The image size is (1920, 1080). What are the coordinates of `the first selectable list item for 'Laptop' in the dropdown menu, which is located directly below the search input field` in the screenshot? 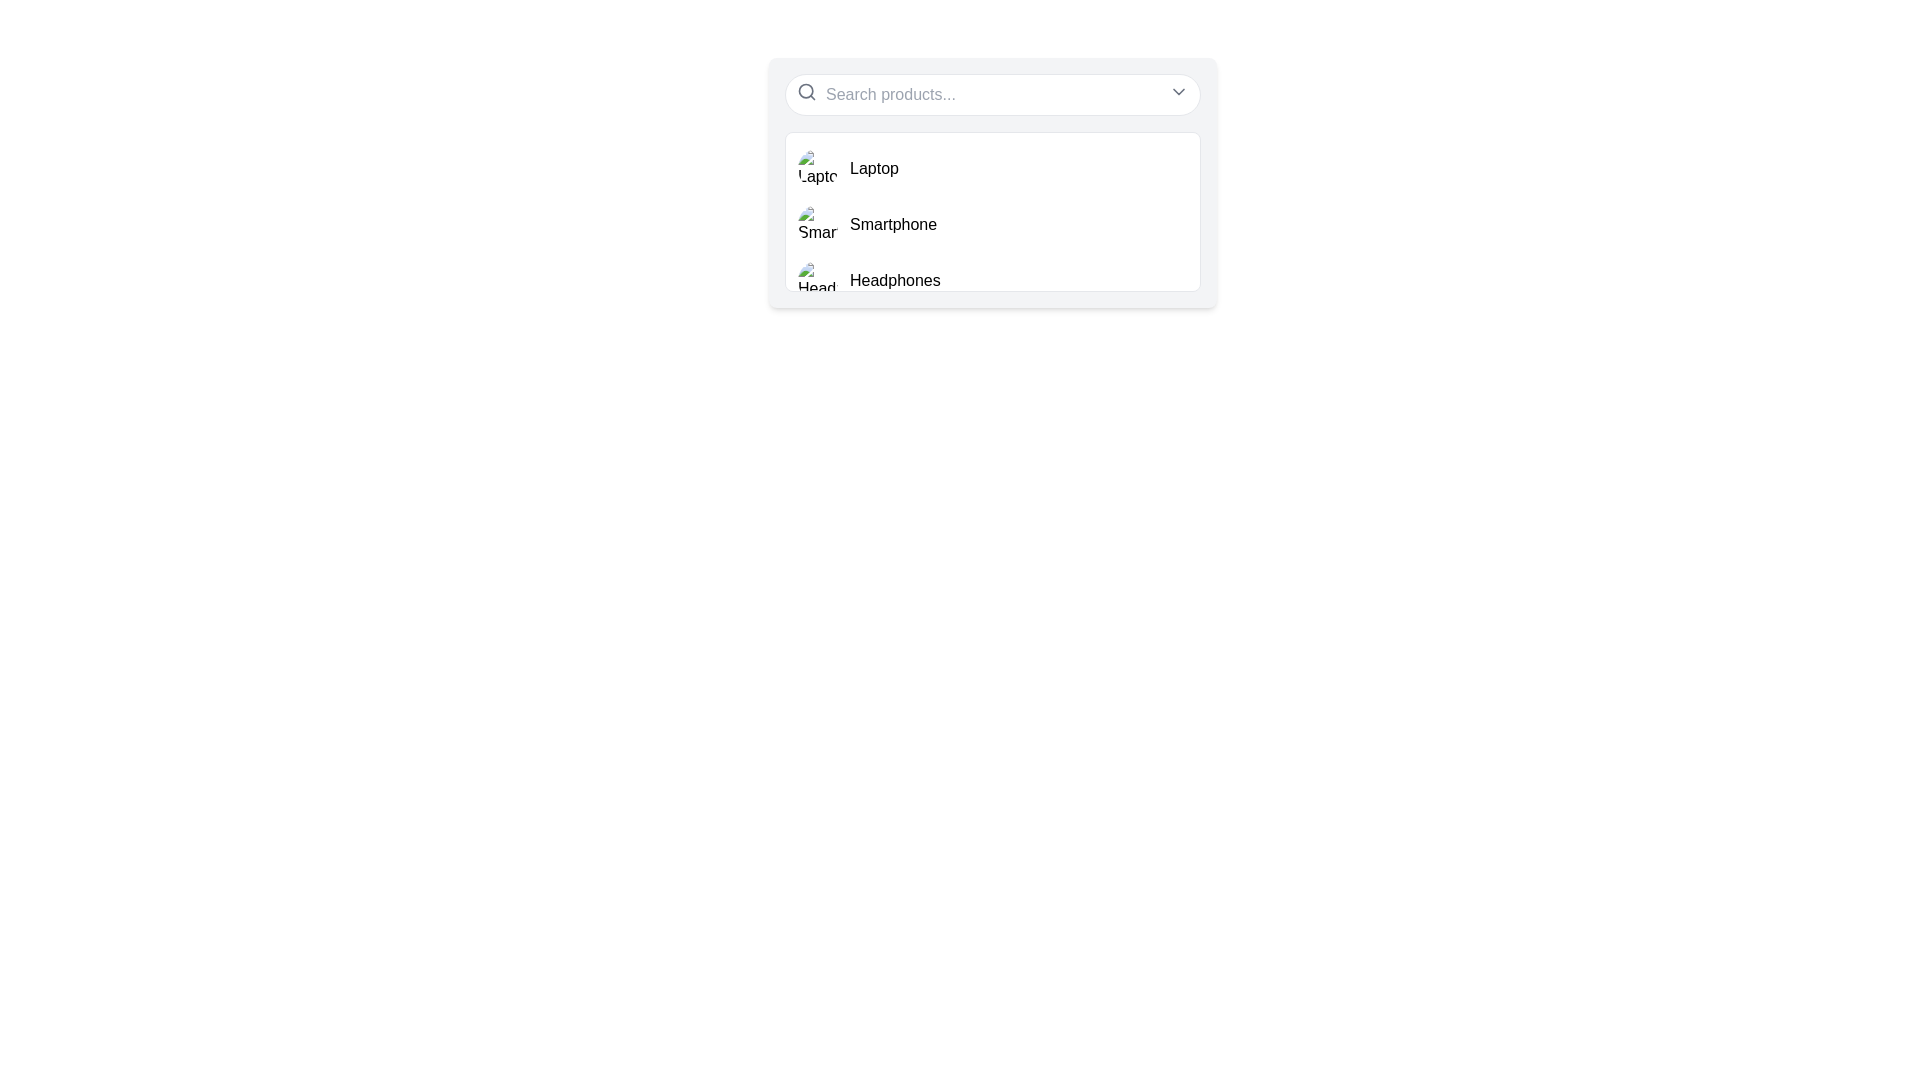 It's located at (993, 168).